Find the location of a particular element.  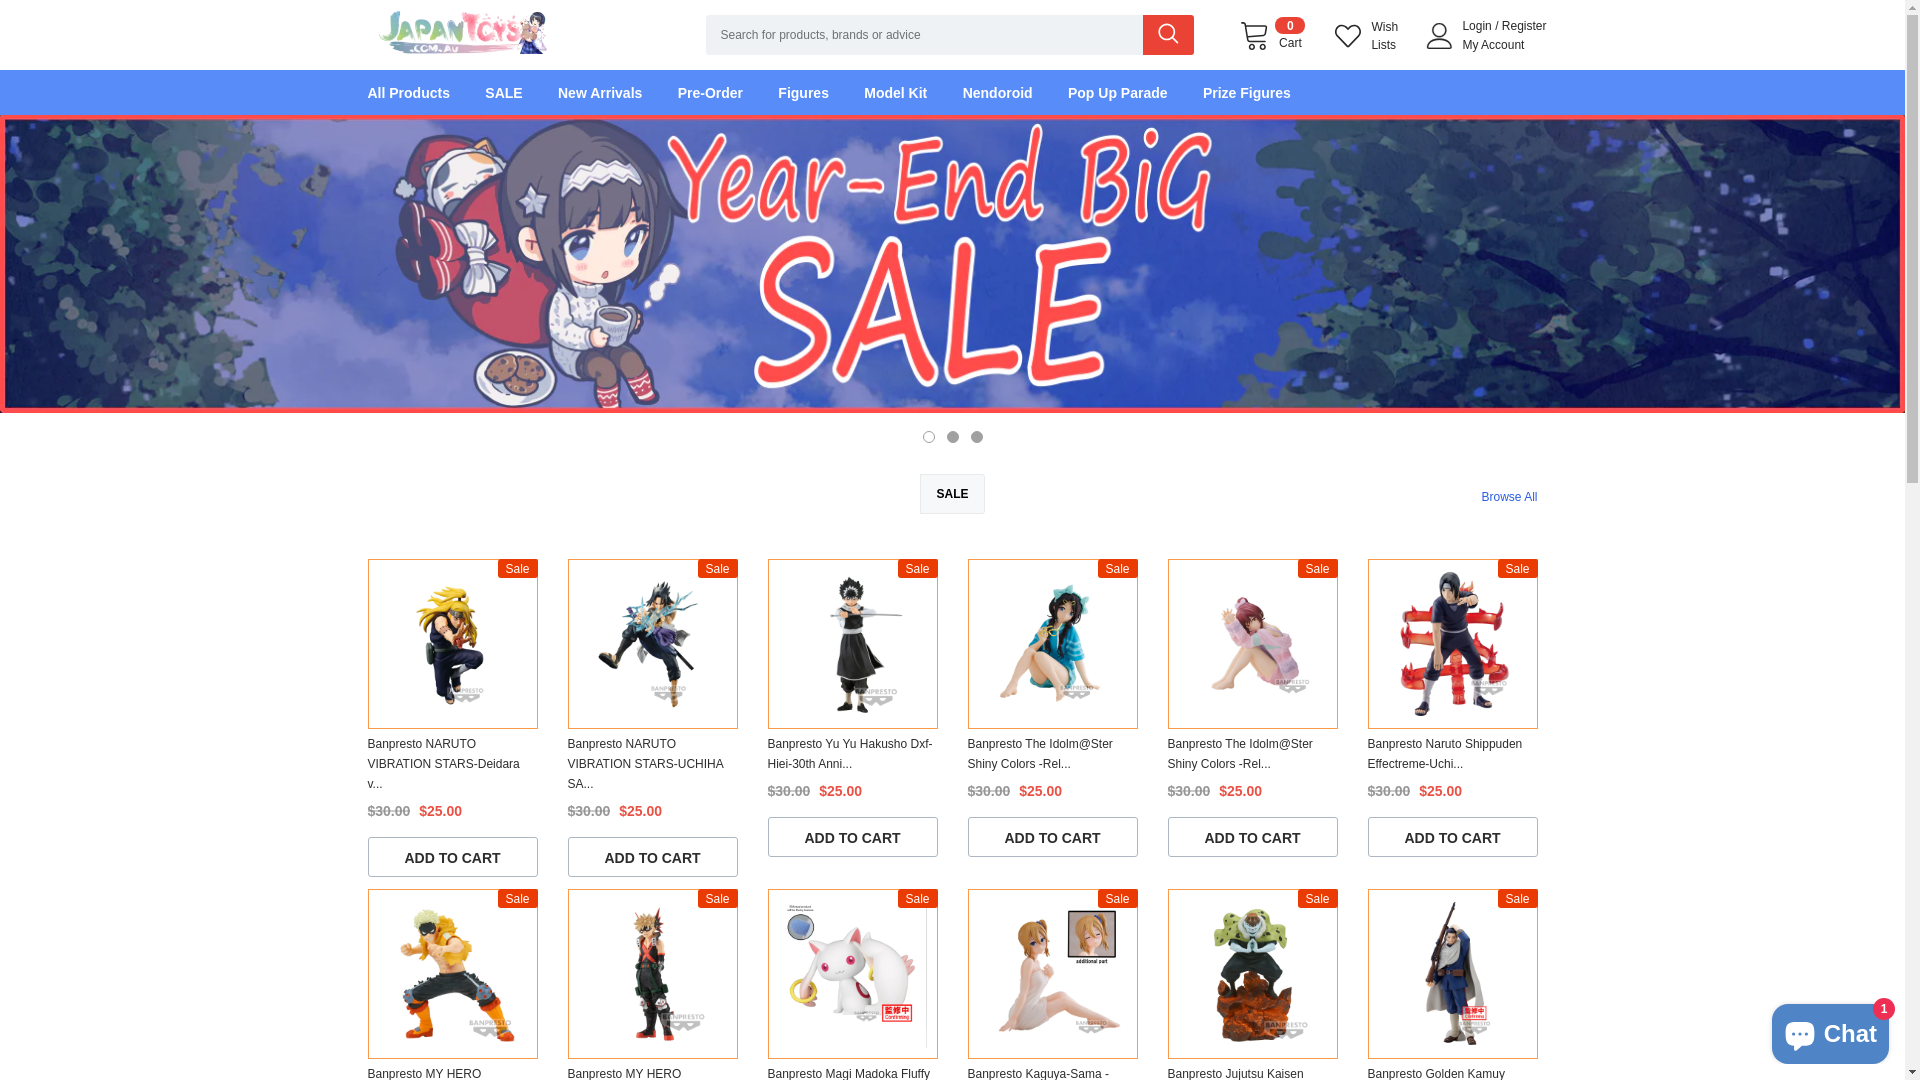

'0 is located at coordinates (1271, 35).